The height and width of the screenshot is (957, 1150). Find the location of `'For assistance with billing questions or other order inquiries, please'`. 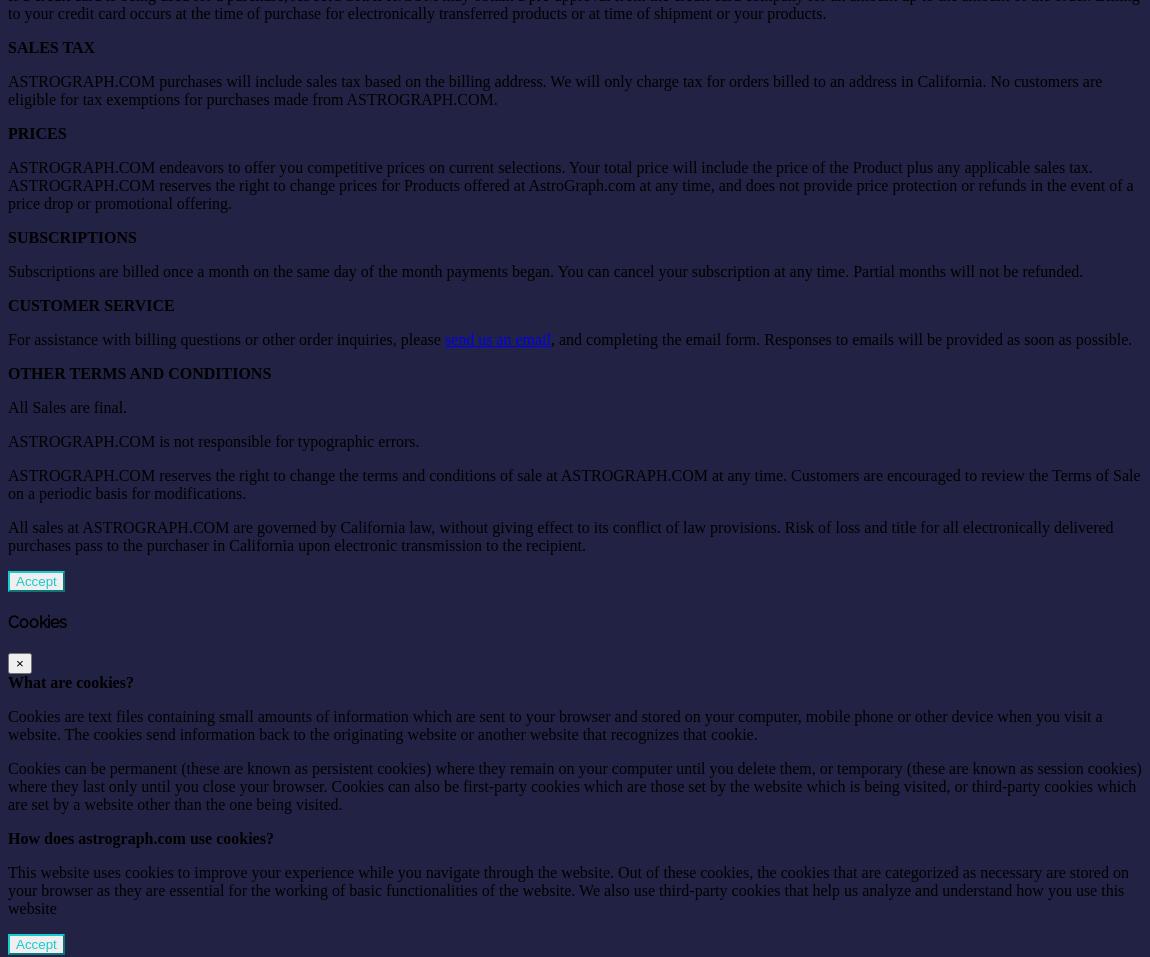

'For assistance with billing questions or other order inquiries, please' is located at coordinates (7, 338).